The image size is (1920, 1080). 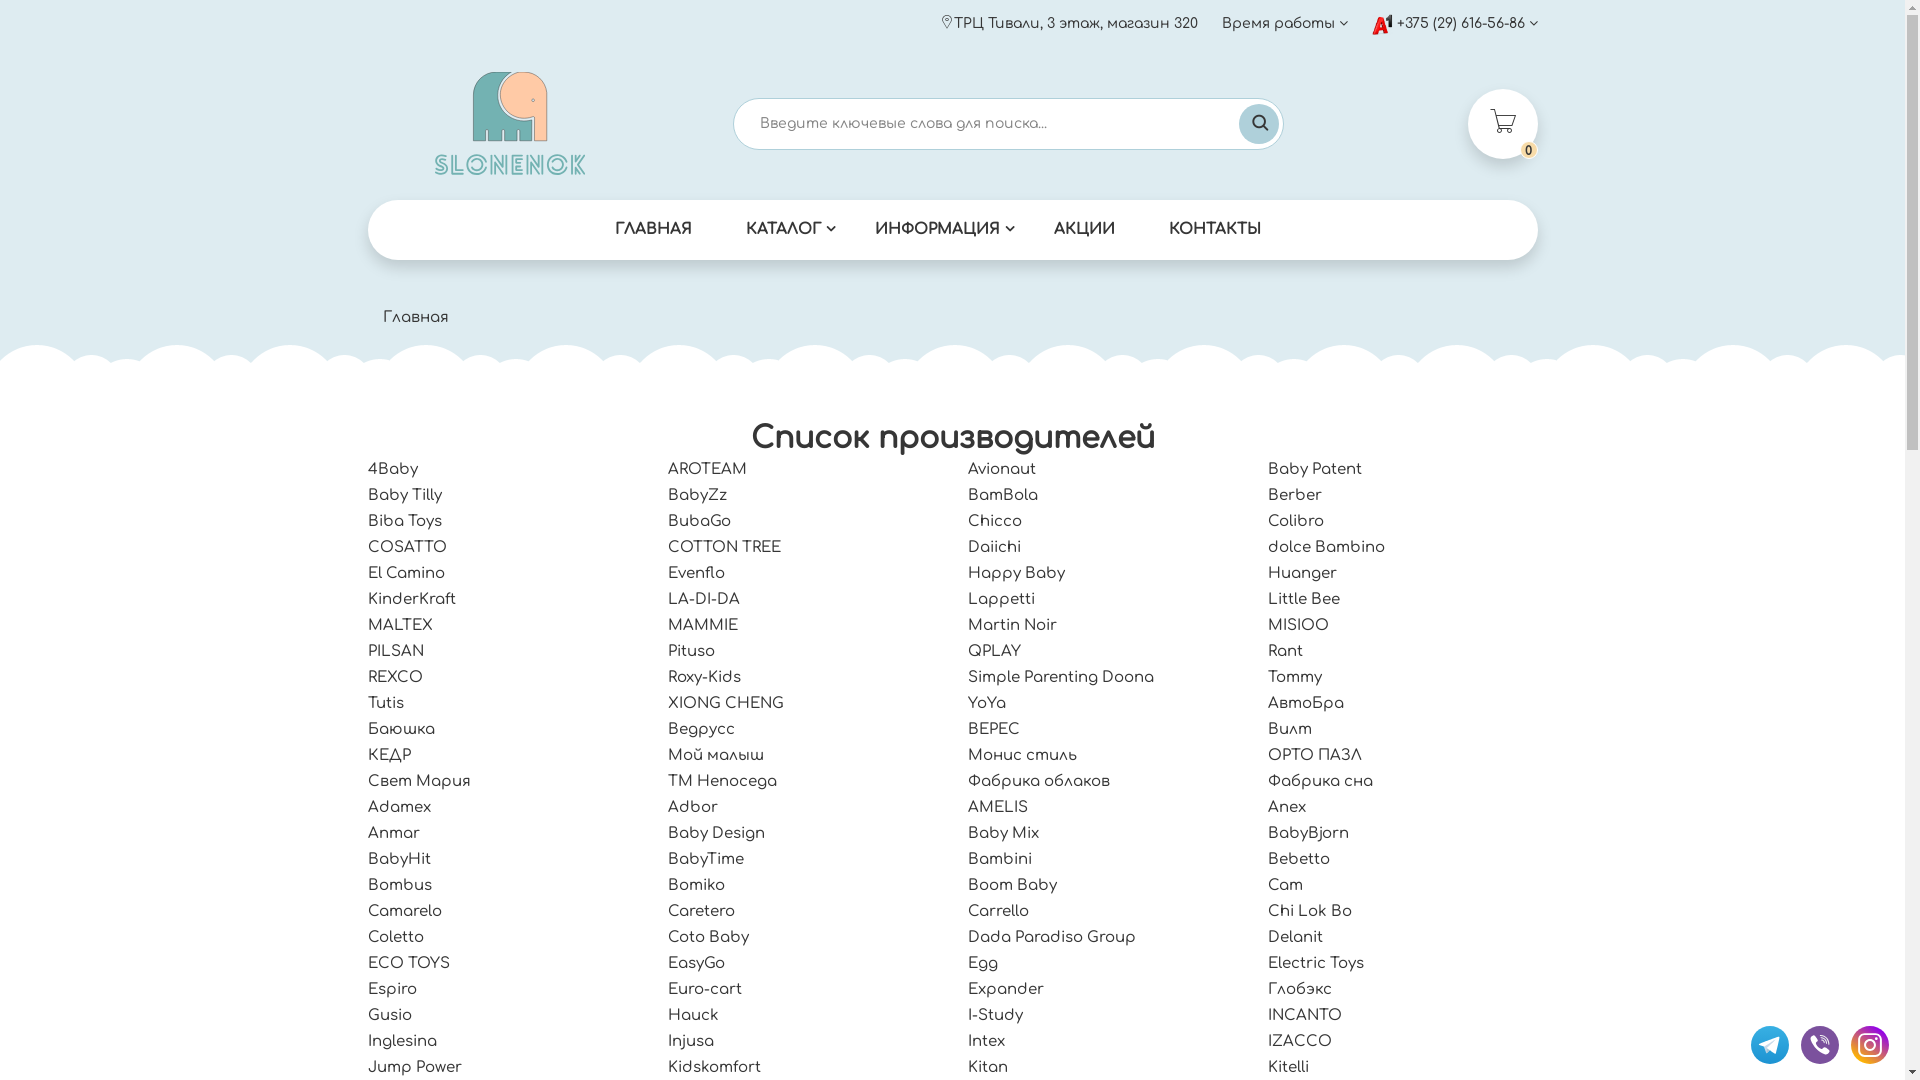 I want to click on 'Euro-cart', so click(x=667, y=988).